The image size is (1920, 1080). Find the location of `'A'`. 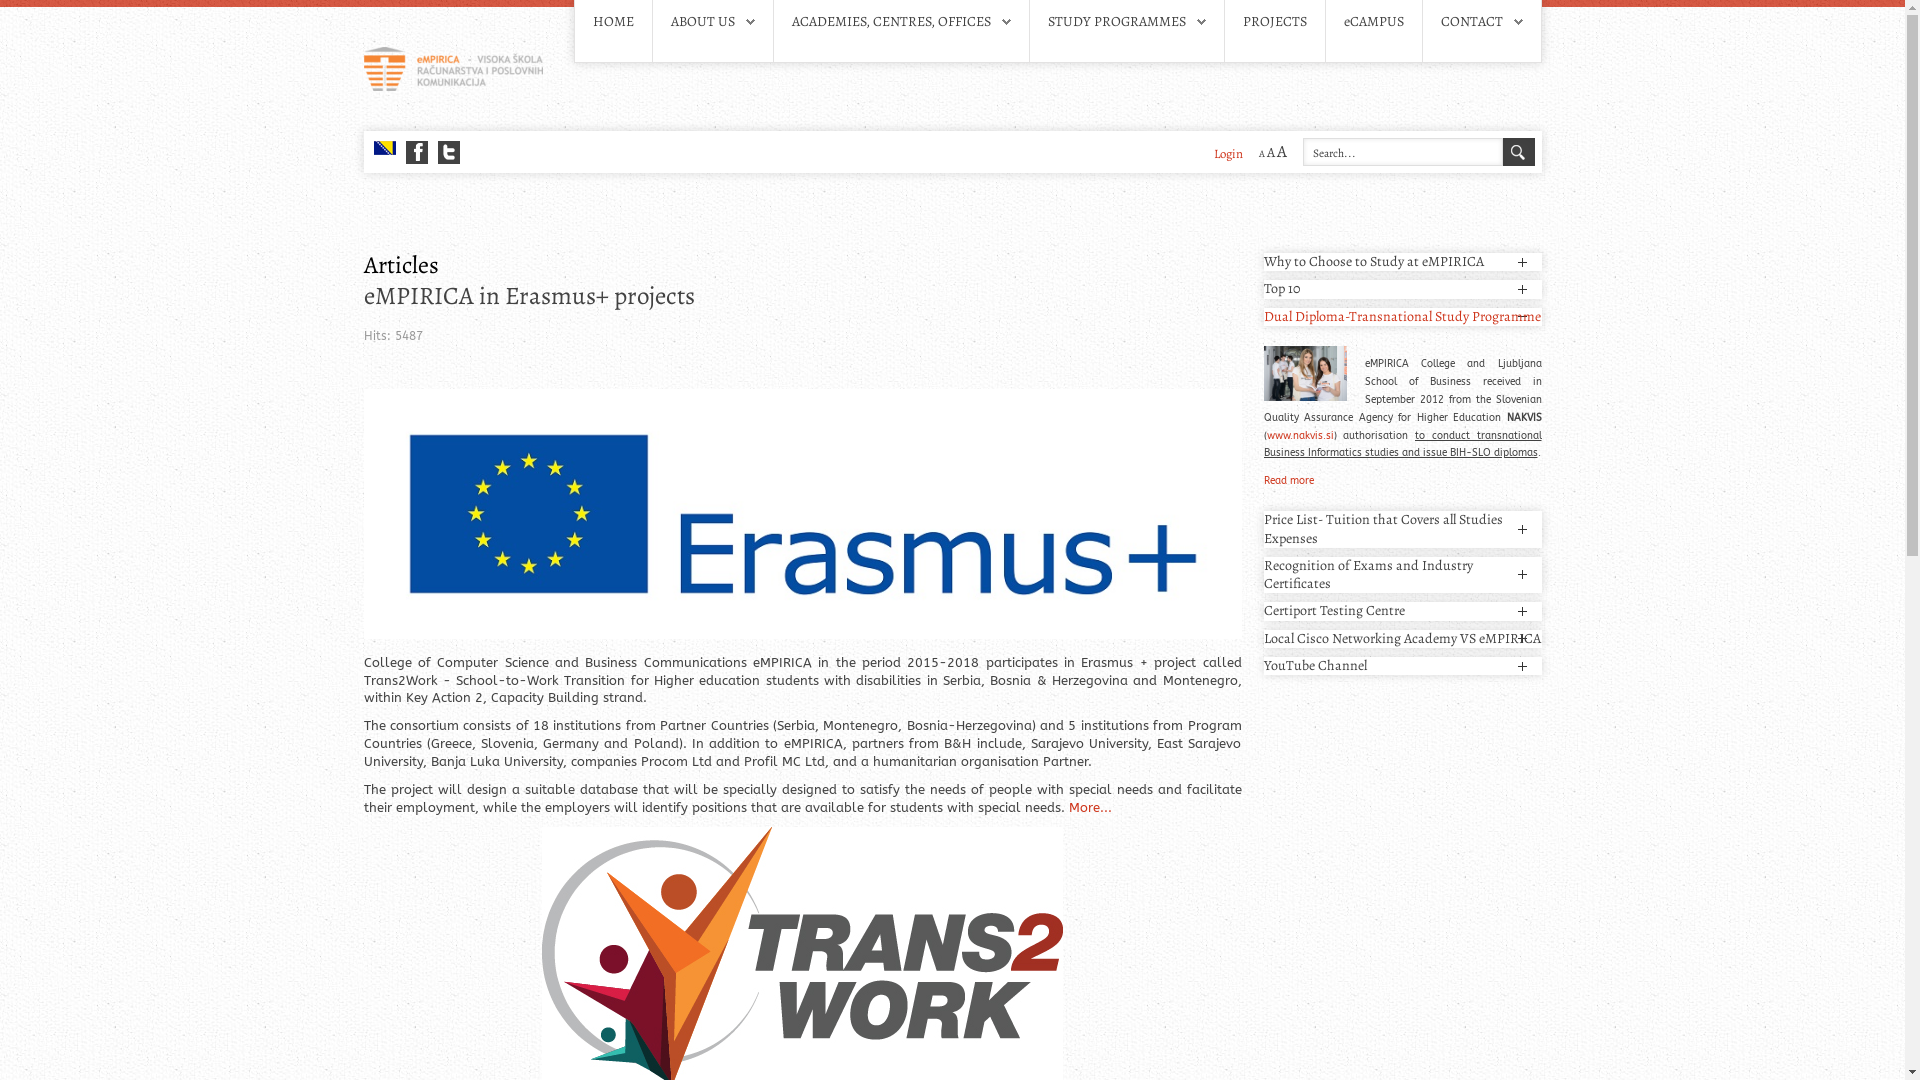

'A' is located at coordinates (1260, 152).